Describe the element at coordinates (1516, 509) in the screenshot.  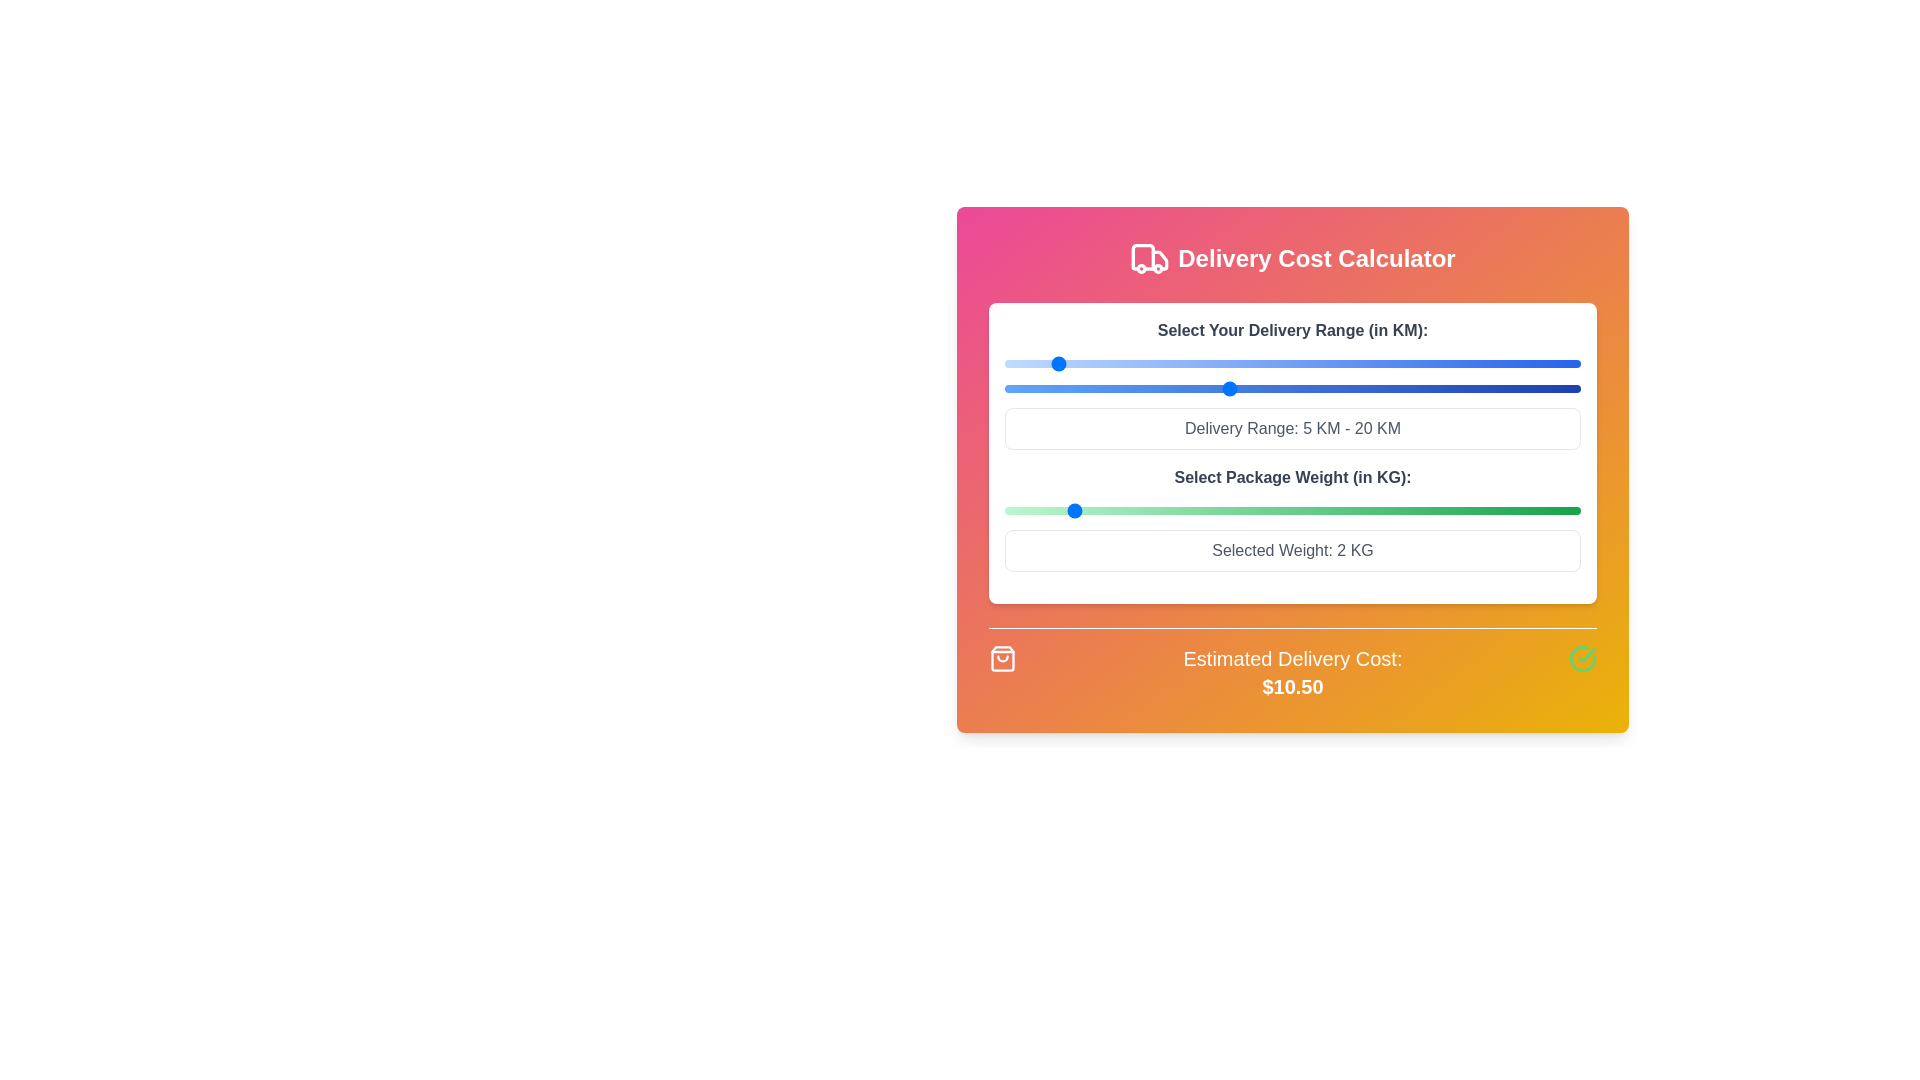
I see `the package weight` at that location.